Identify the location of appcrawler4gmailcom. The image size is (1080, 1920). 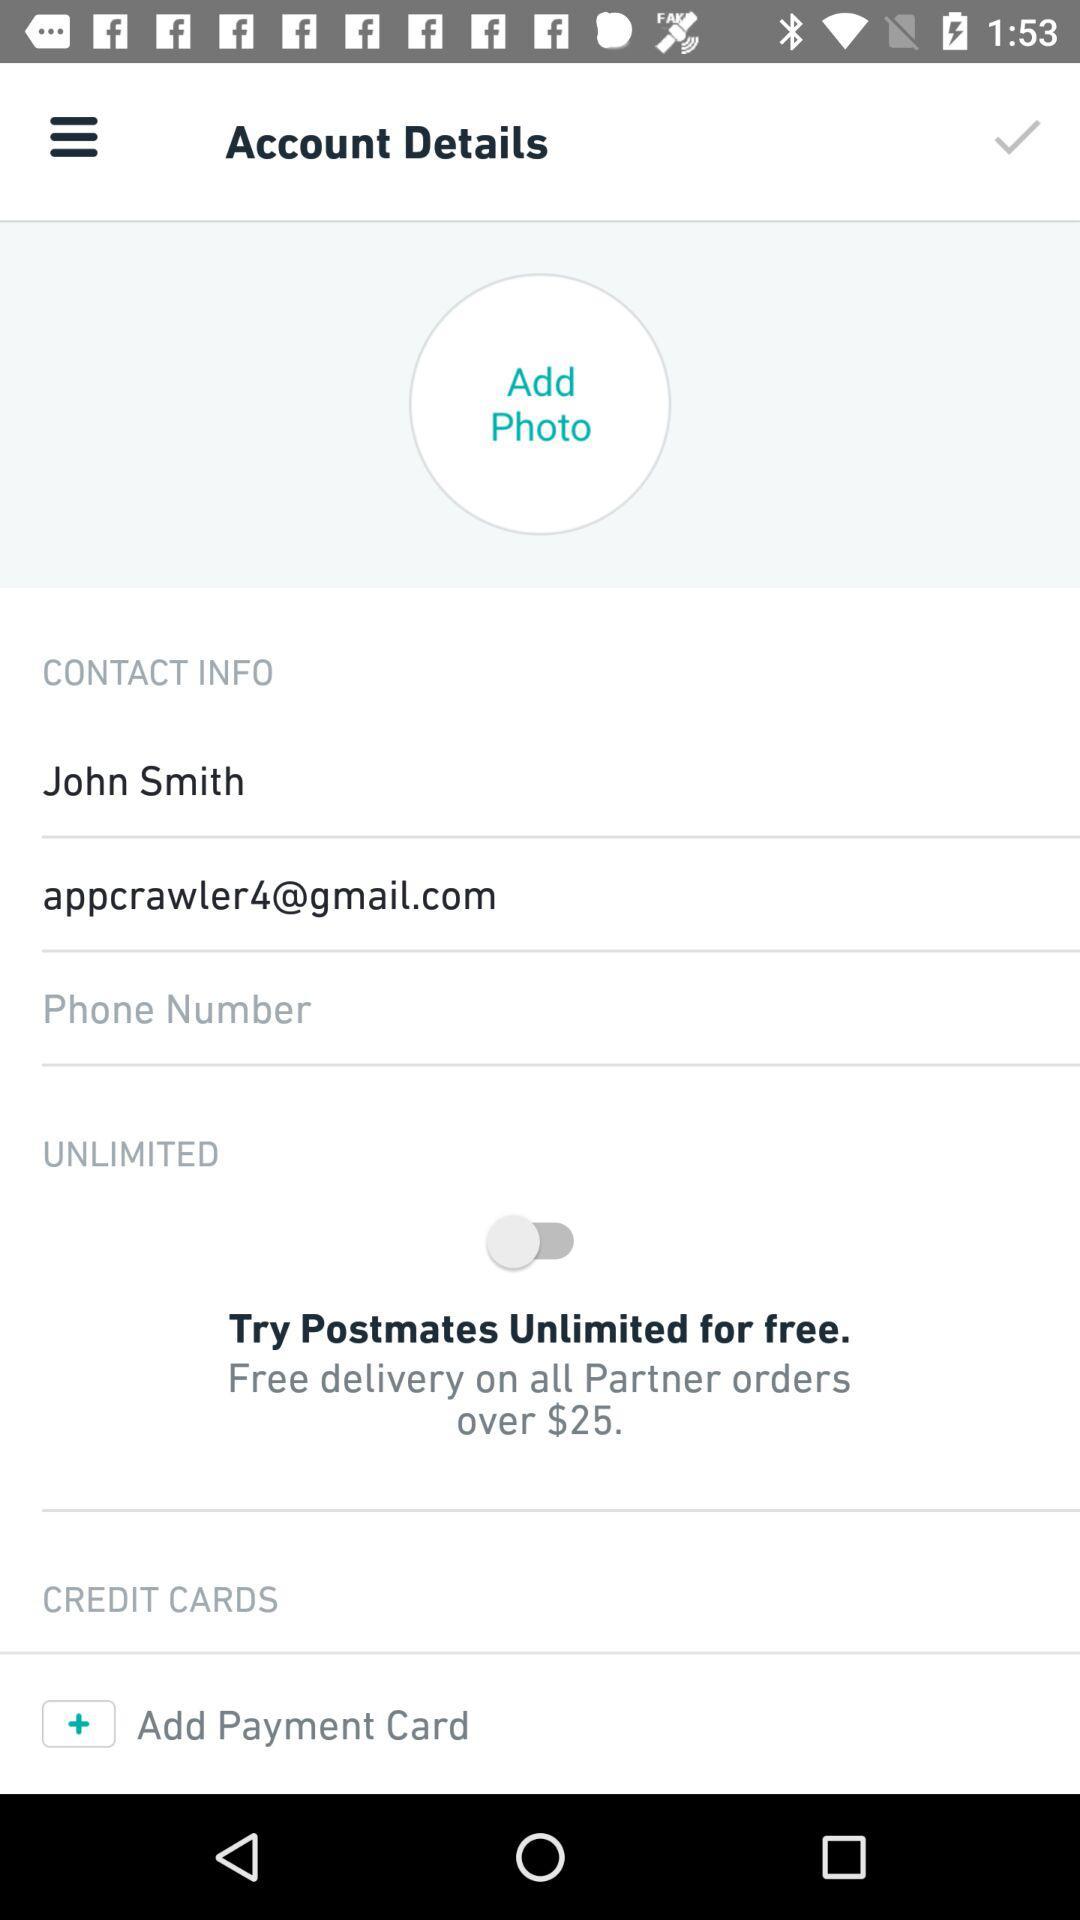
(540, 892).